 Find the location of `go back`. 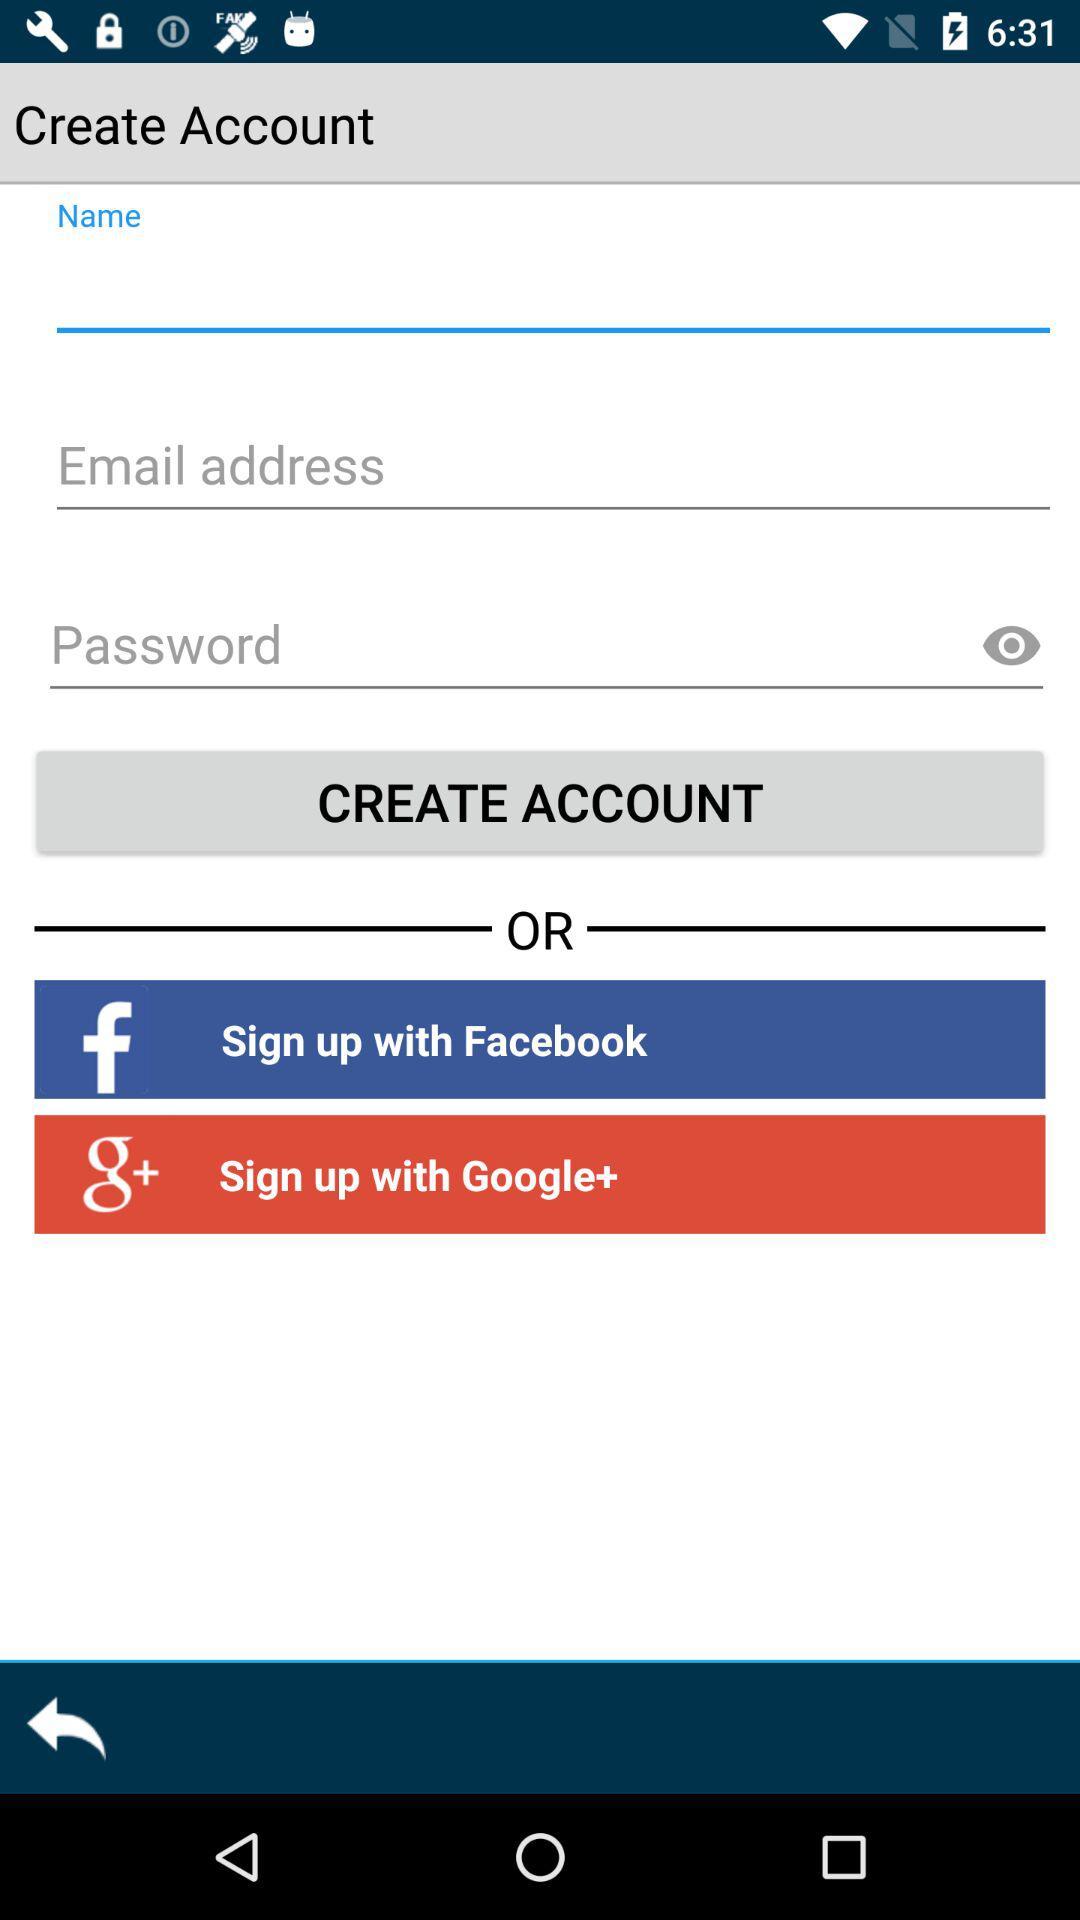

go back is located at coordinates (64, 1727).